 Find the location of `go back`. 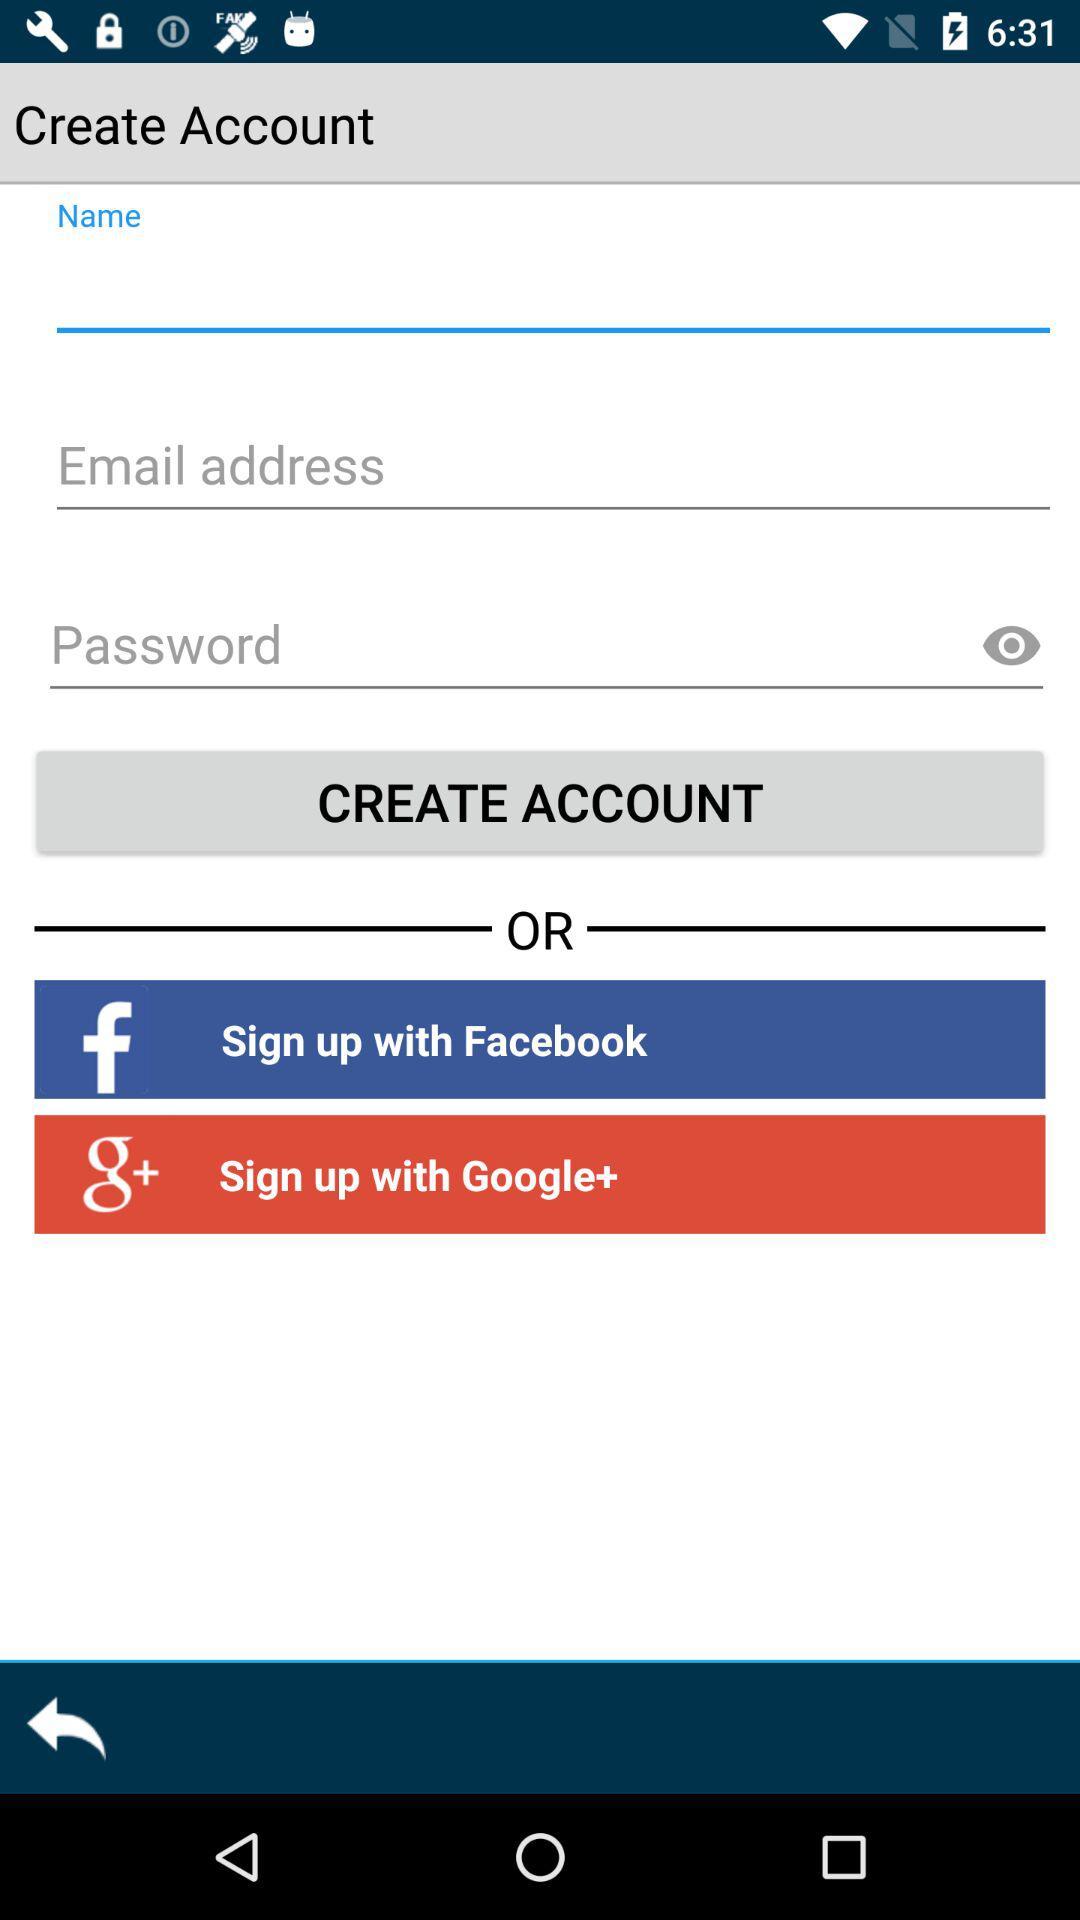

go back is located at coordinates (64, 1727).